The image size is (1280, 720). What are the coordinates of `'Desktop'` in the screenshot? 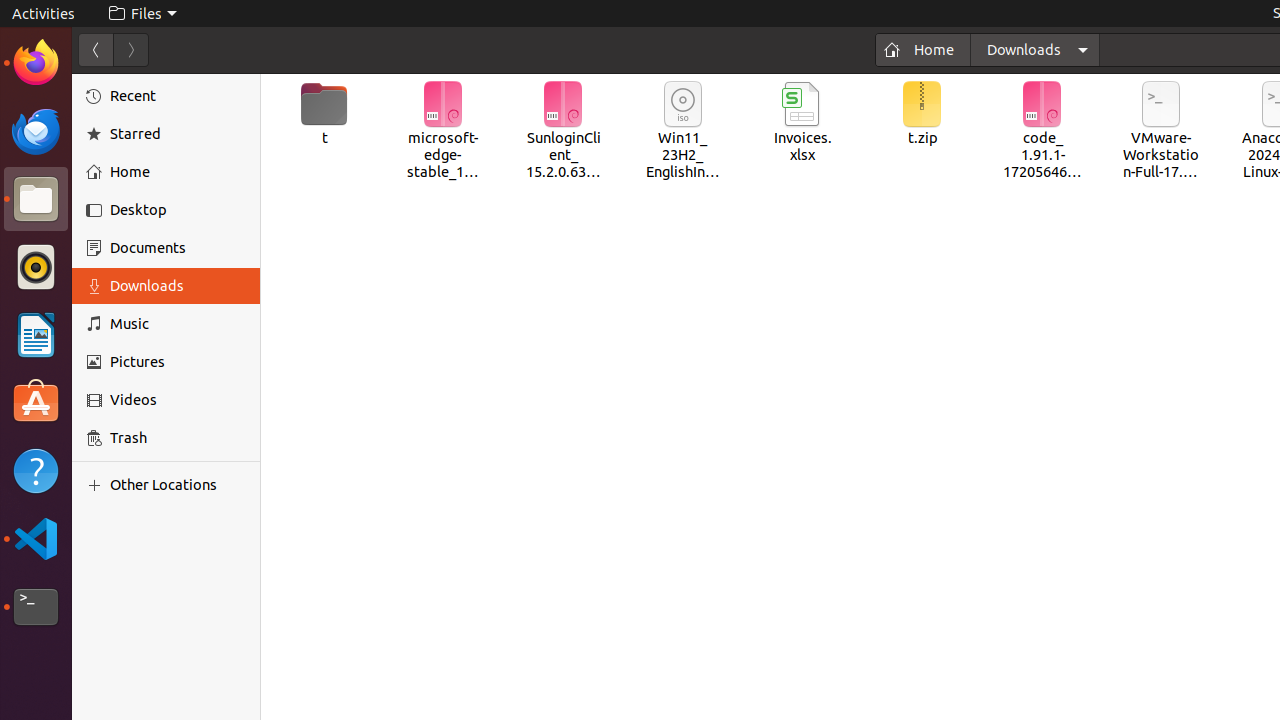 It's located at (178, 210).